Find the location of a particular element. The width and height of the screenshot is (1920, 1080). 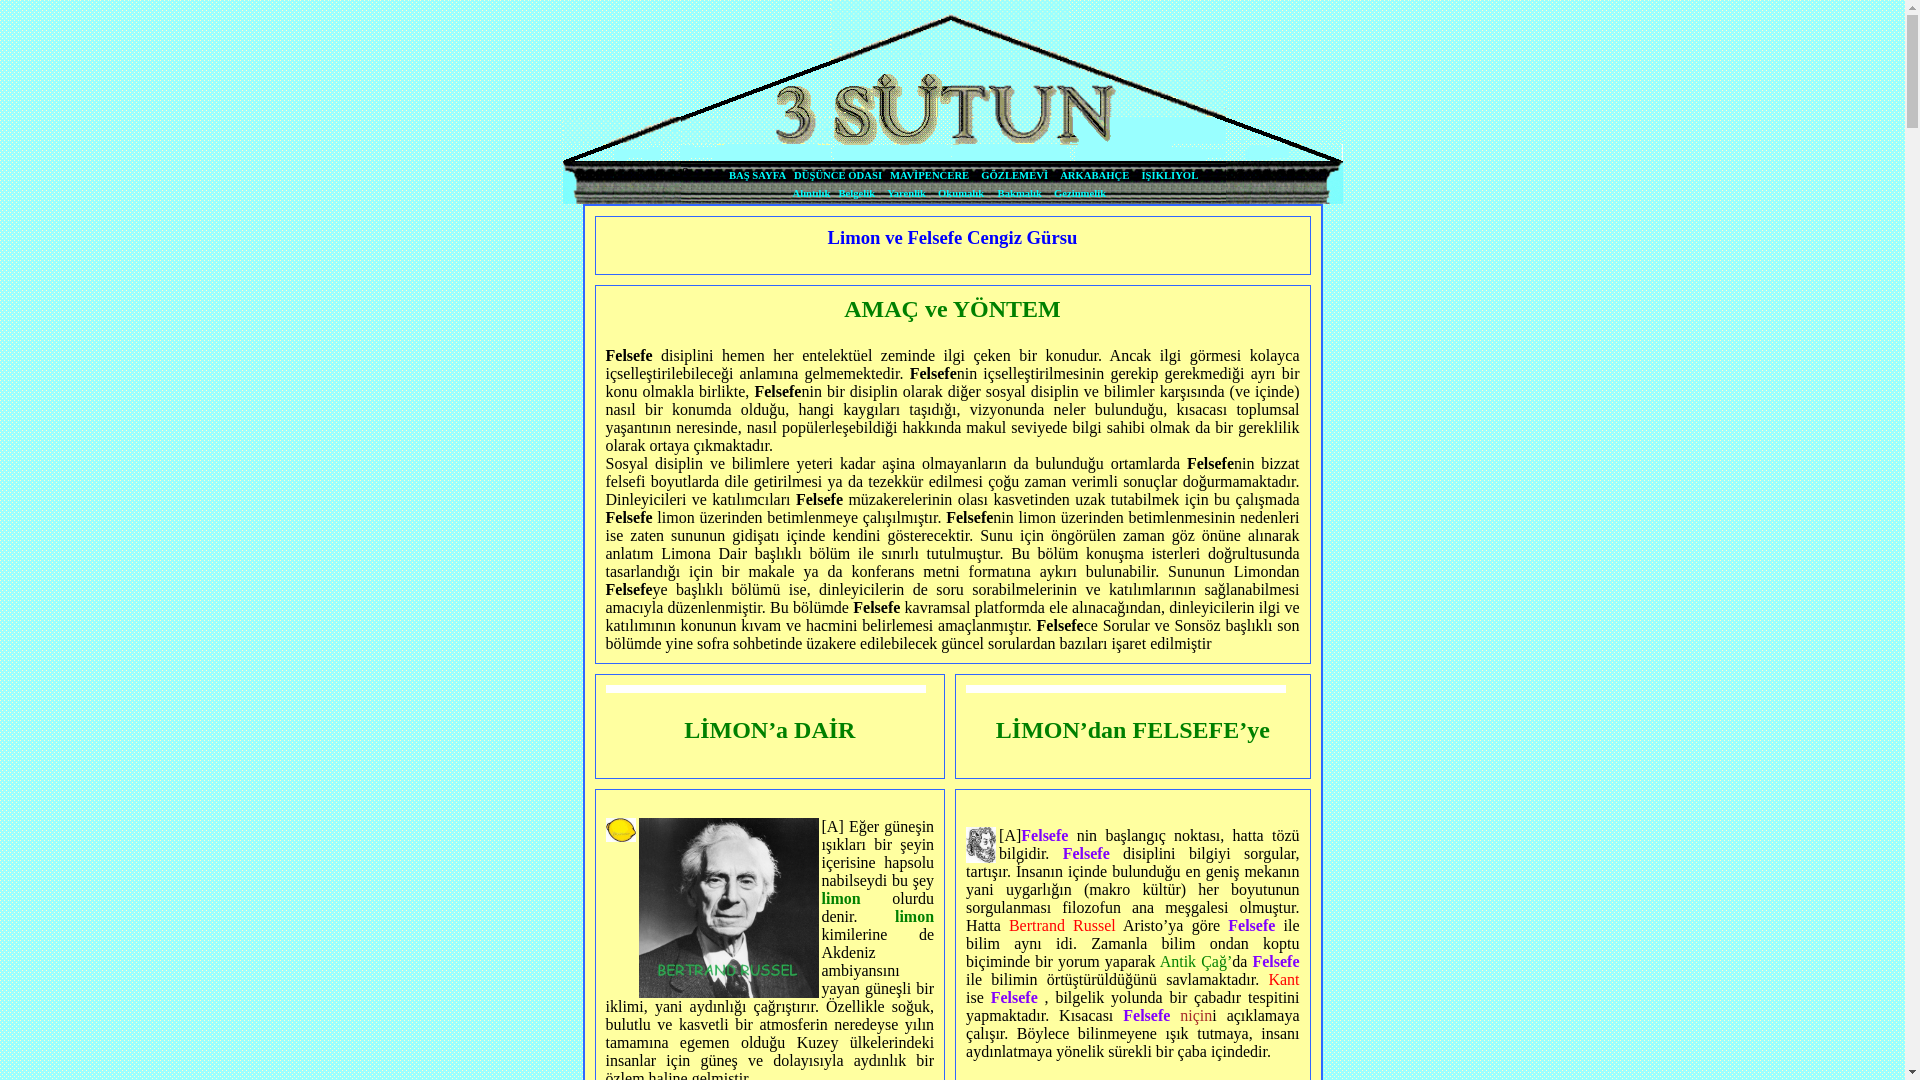

'Yarenlik' is located at coordinates (886, 193).